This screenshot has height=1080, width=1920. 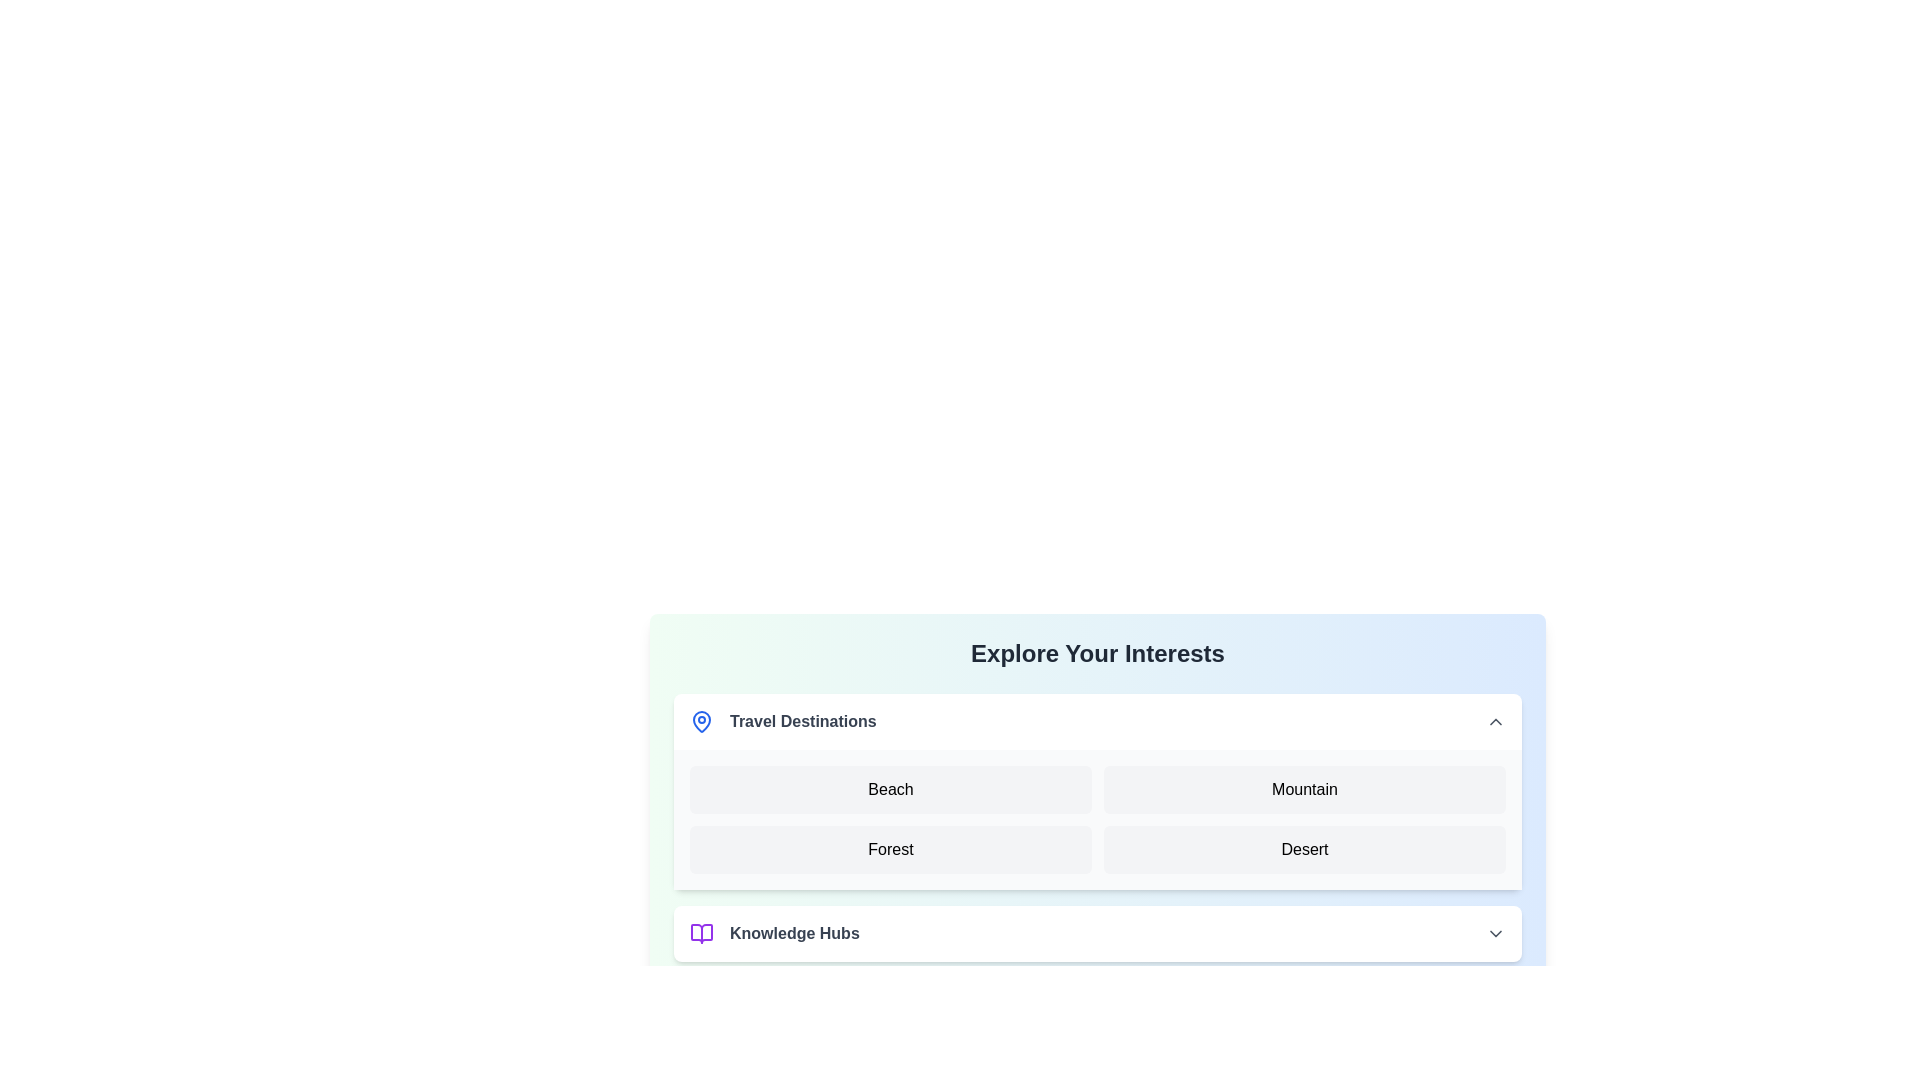 I want to click on the interactivity of the 'Knowledge Hubs' icon, which is located to the left of the text 'Knowledge Hubs' under the 'Explore Your Interests' section, so click(x=701, y=933).